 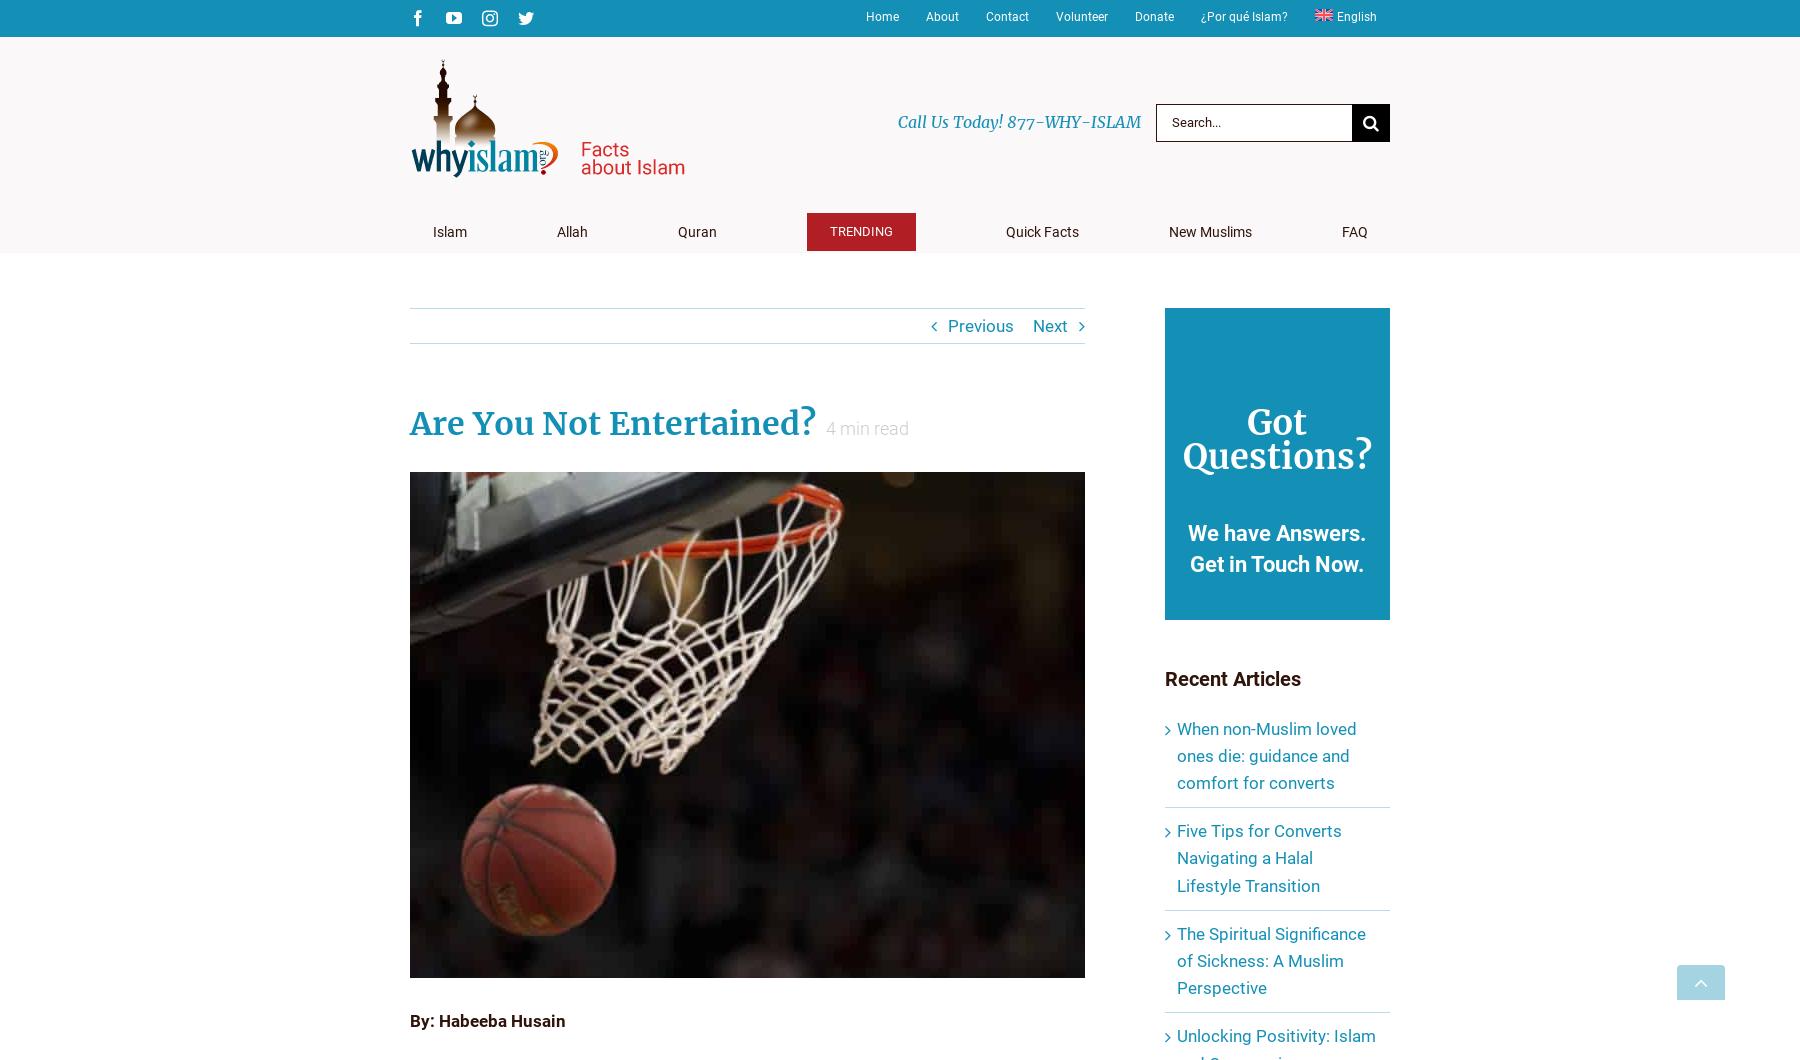 I want to click on 'New Muslims', so click(x=1208, y=231).